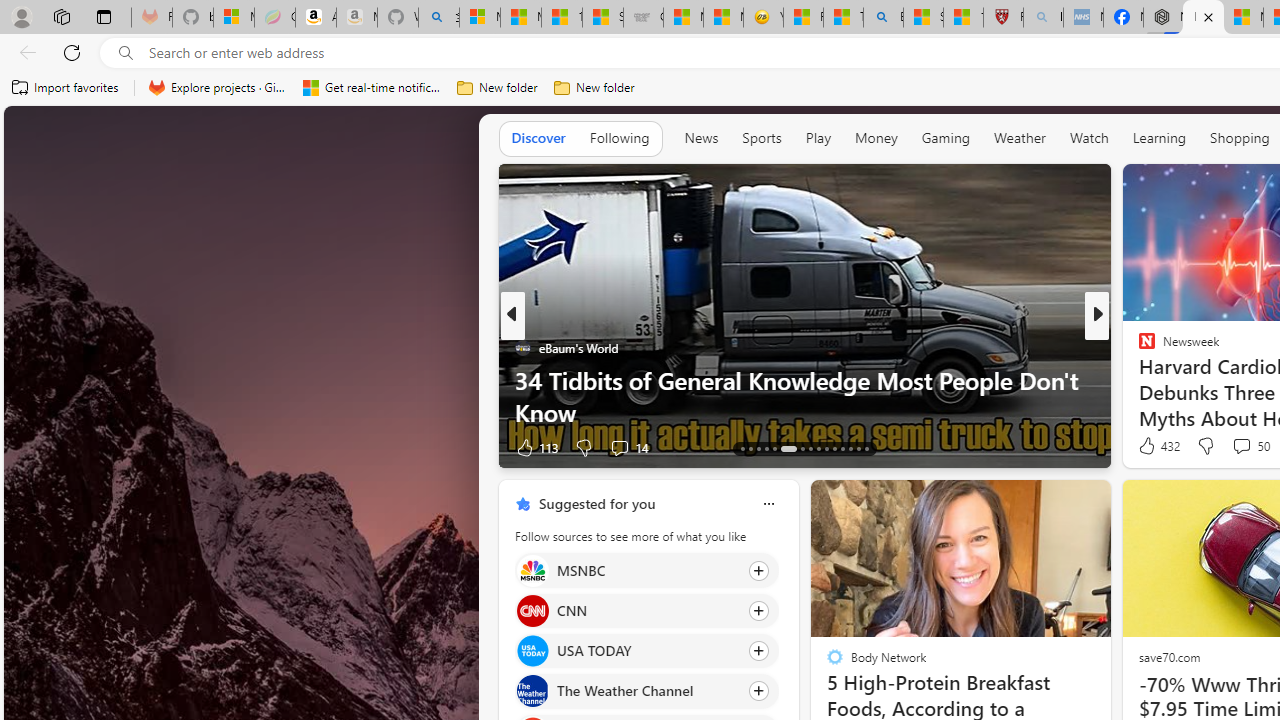  Describe the element at coordinates (532, 690) in the screenshot. I see `'The Weather Channel'` at that location.